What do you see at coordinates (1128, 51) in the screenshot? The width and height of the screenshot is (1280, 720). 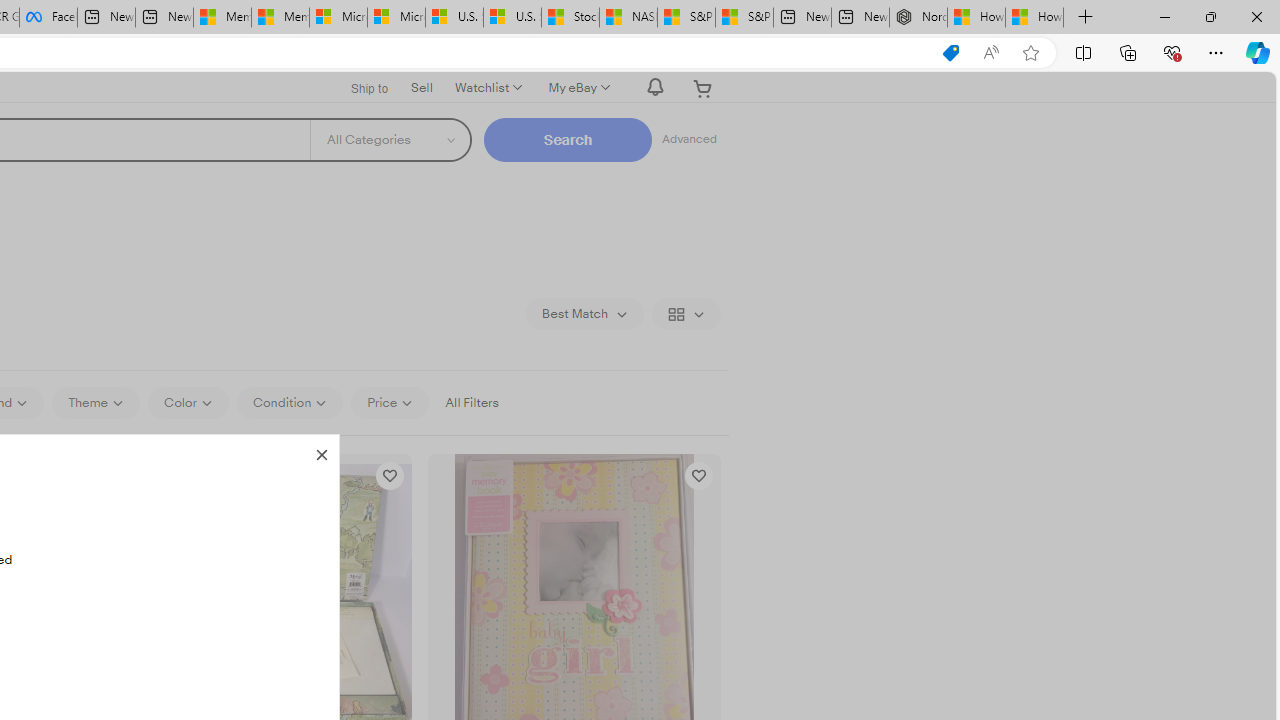 I see `'Collections'` at bounding box center [1128, 51].